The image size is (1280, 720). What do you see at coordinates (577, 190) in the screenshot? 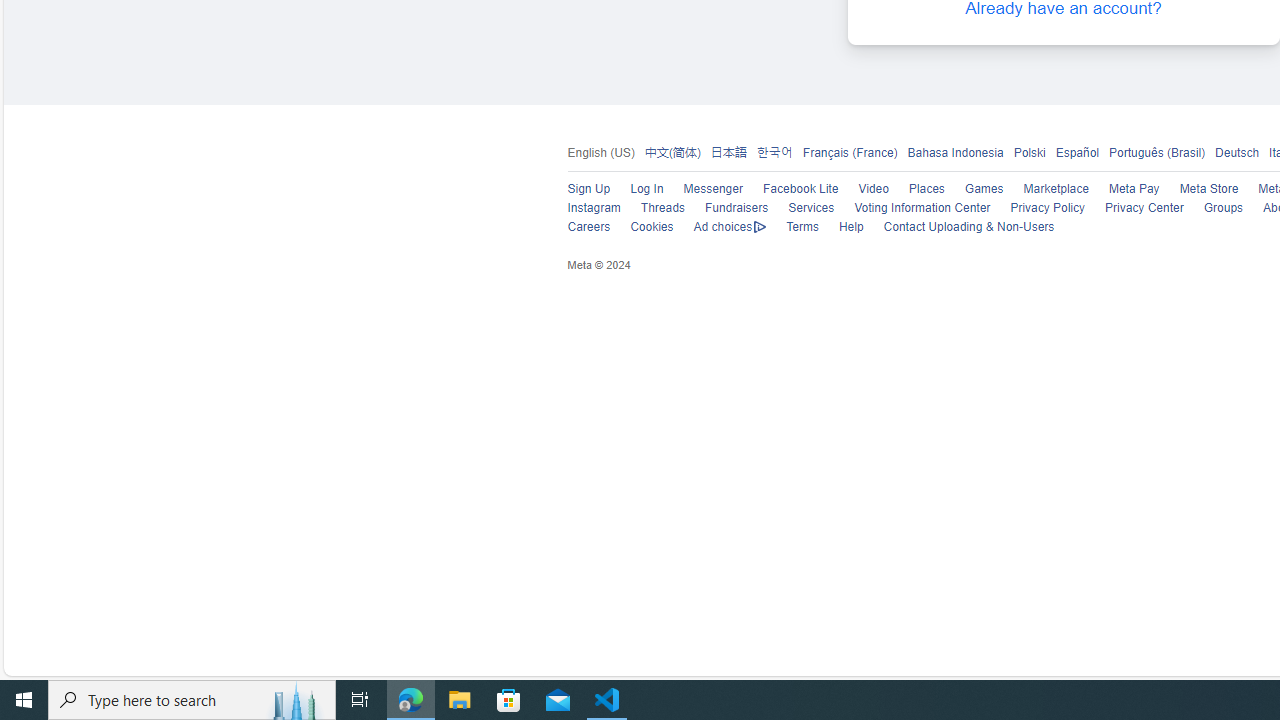
I see `'Sign Up'` at bounding box center [577, 190].